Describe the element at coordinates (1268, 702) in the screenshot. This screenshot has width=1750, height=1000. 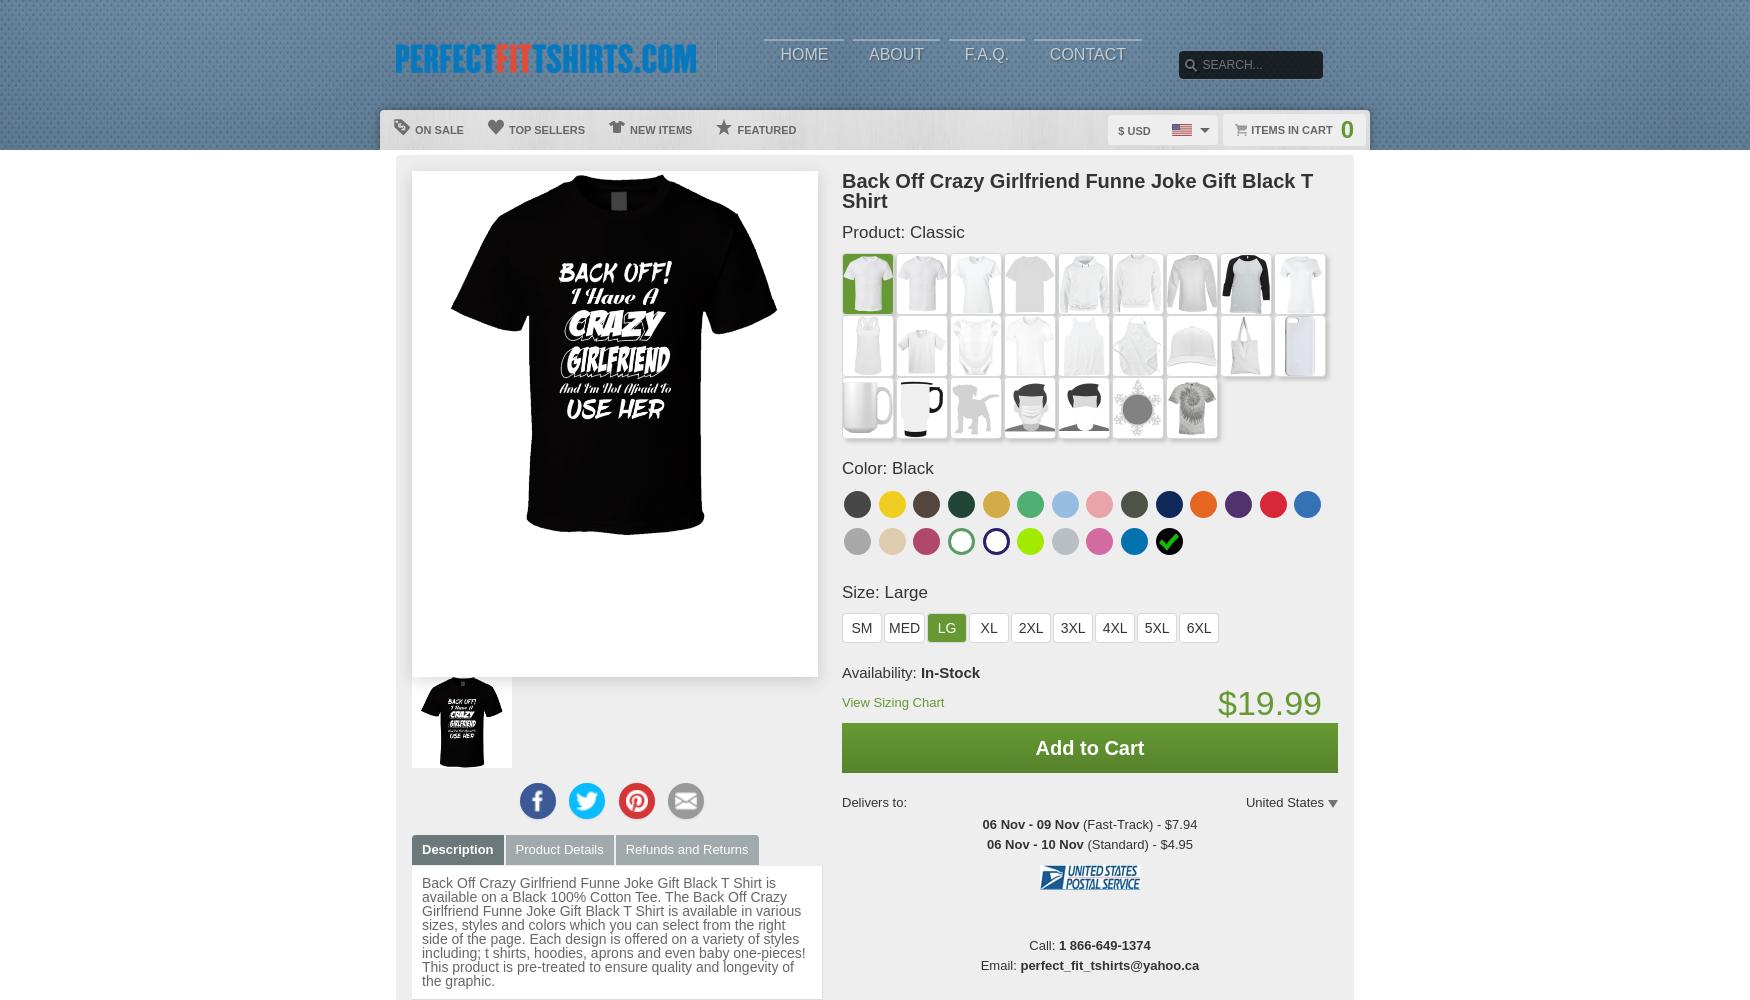
I see `'$19.99'` at that location.